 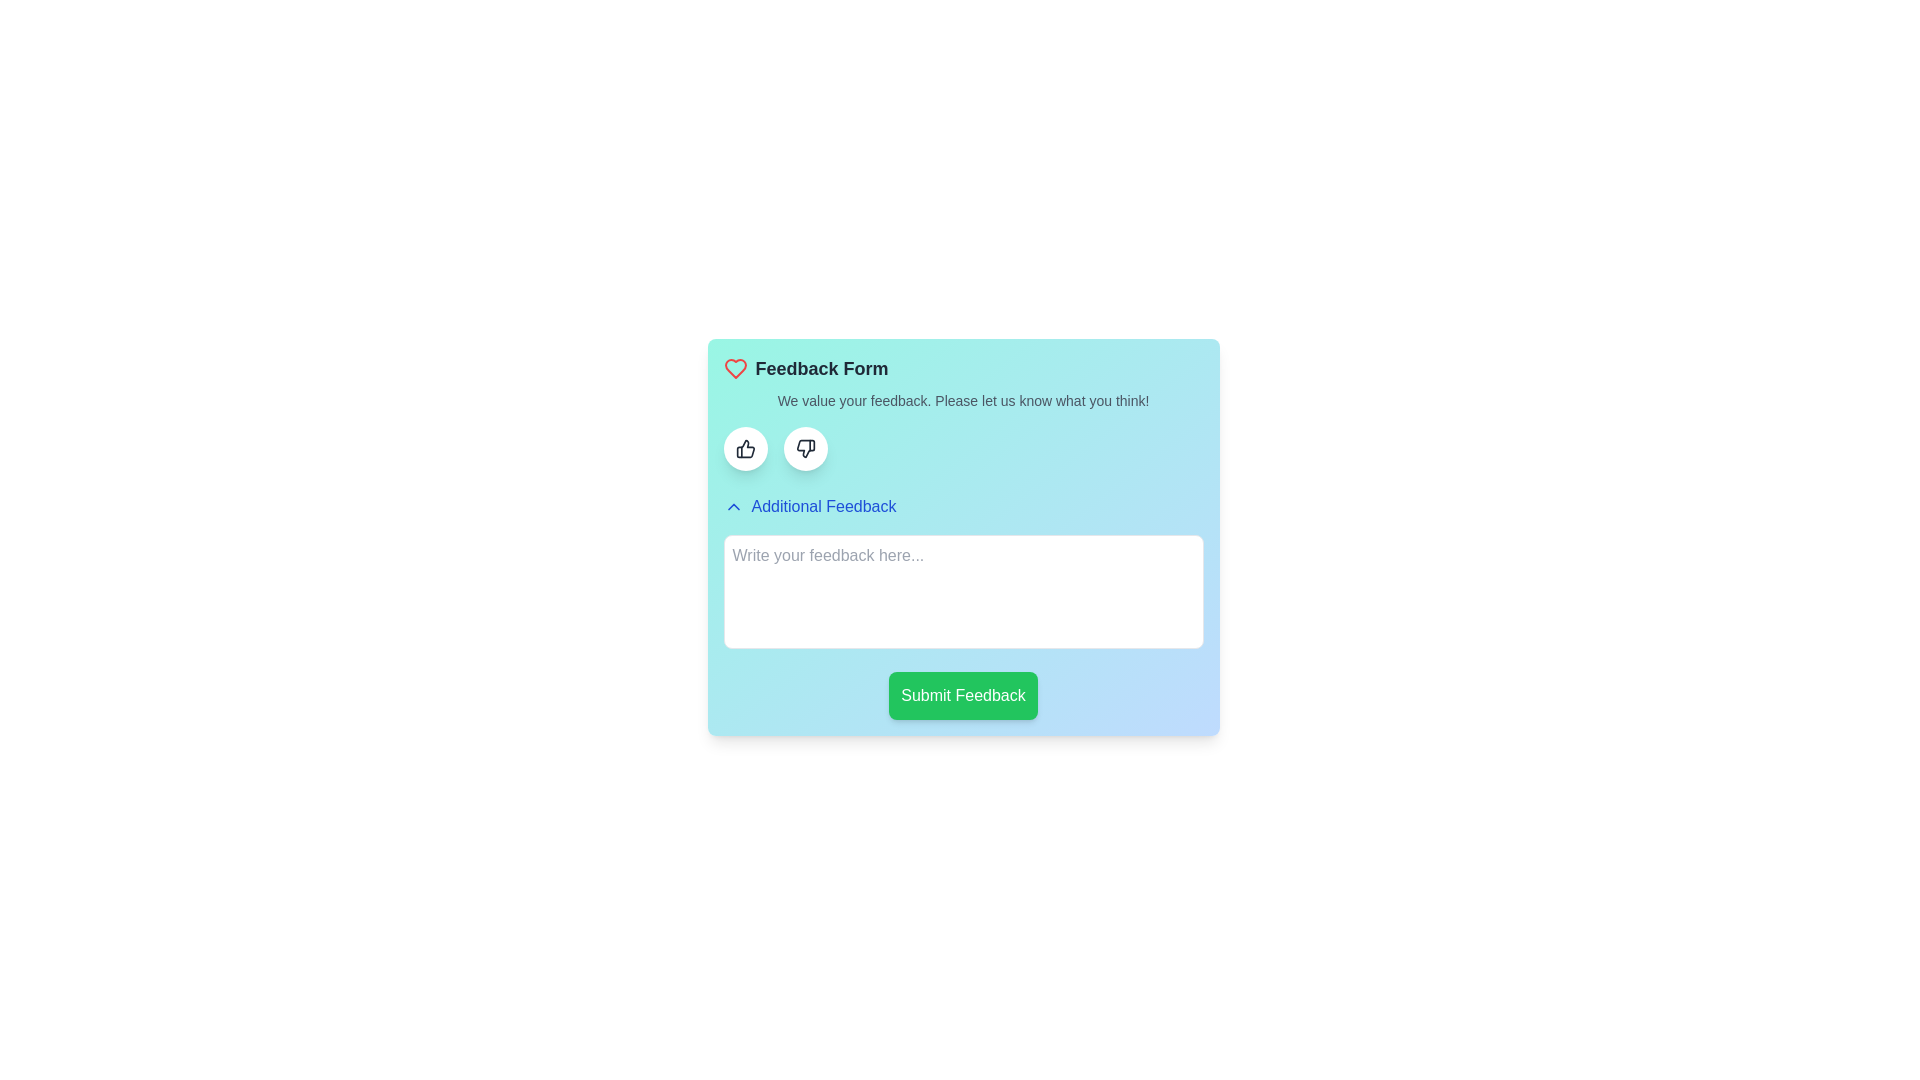 I want to click on the Toggle button located within the feedback form card to underline it, so click(x=810, y=505).